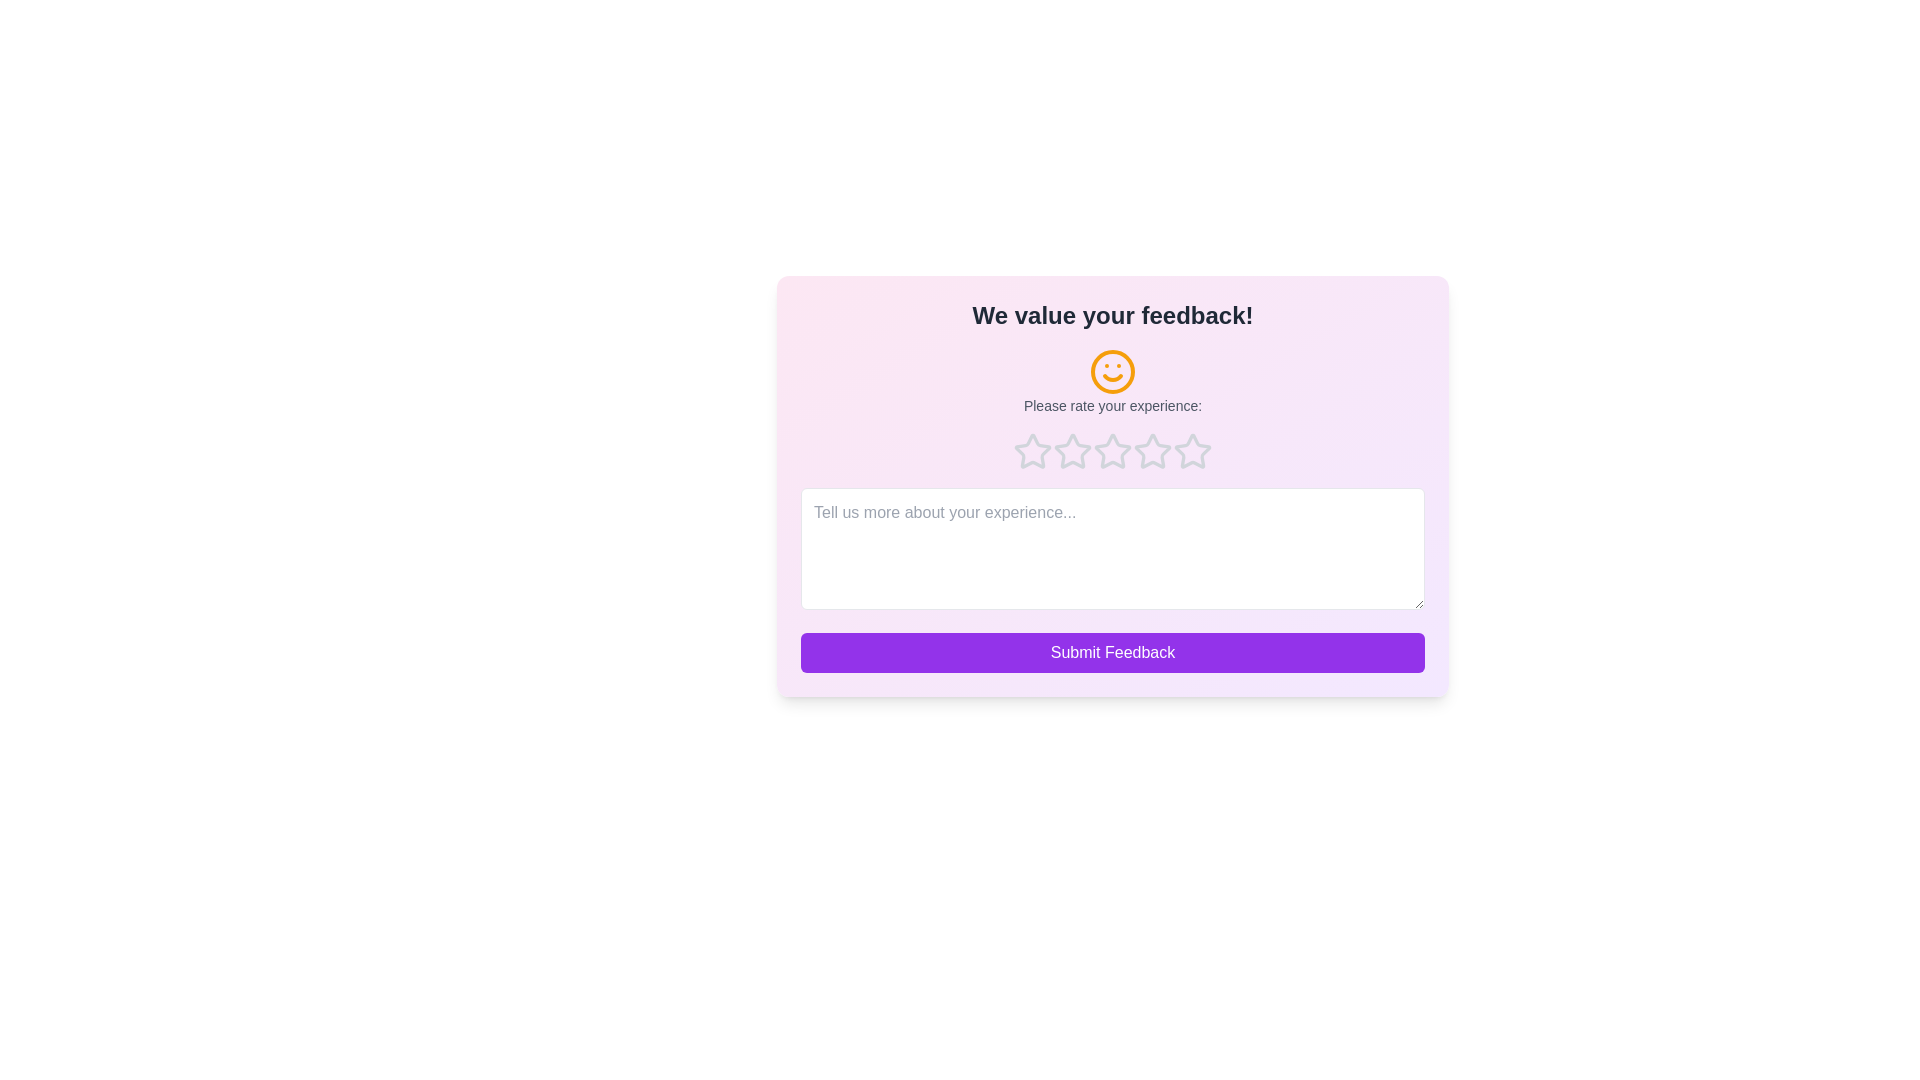 Image resolution: width=1920 pixels, height=1080 pixels. Describe the element at coordinates (1032, 451) in the screenshot. I see `the first rating star icon` at that location.